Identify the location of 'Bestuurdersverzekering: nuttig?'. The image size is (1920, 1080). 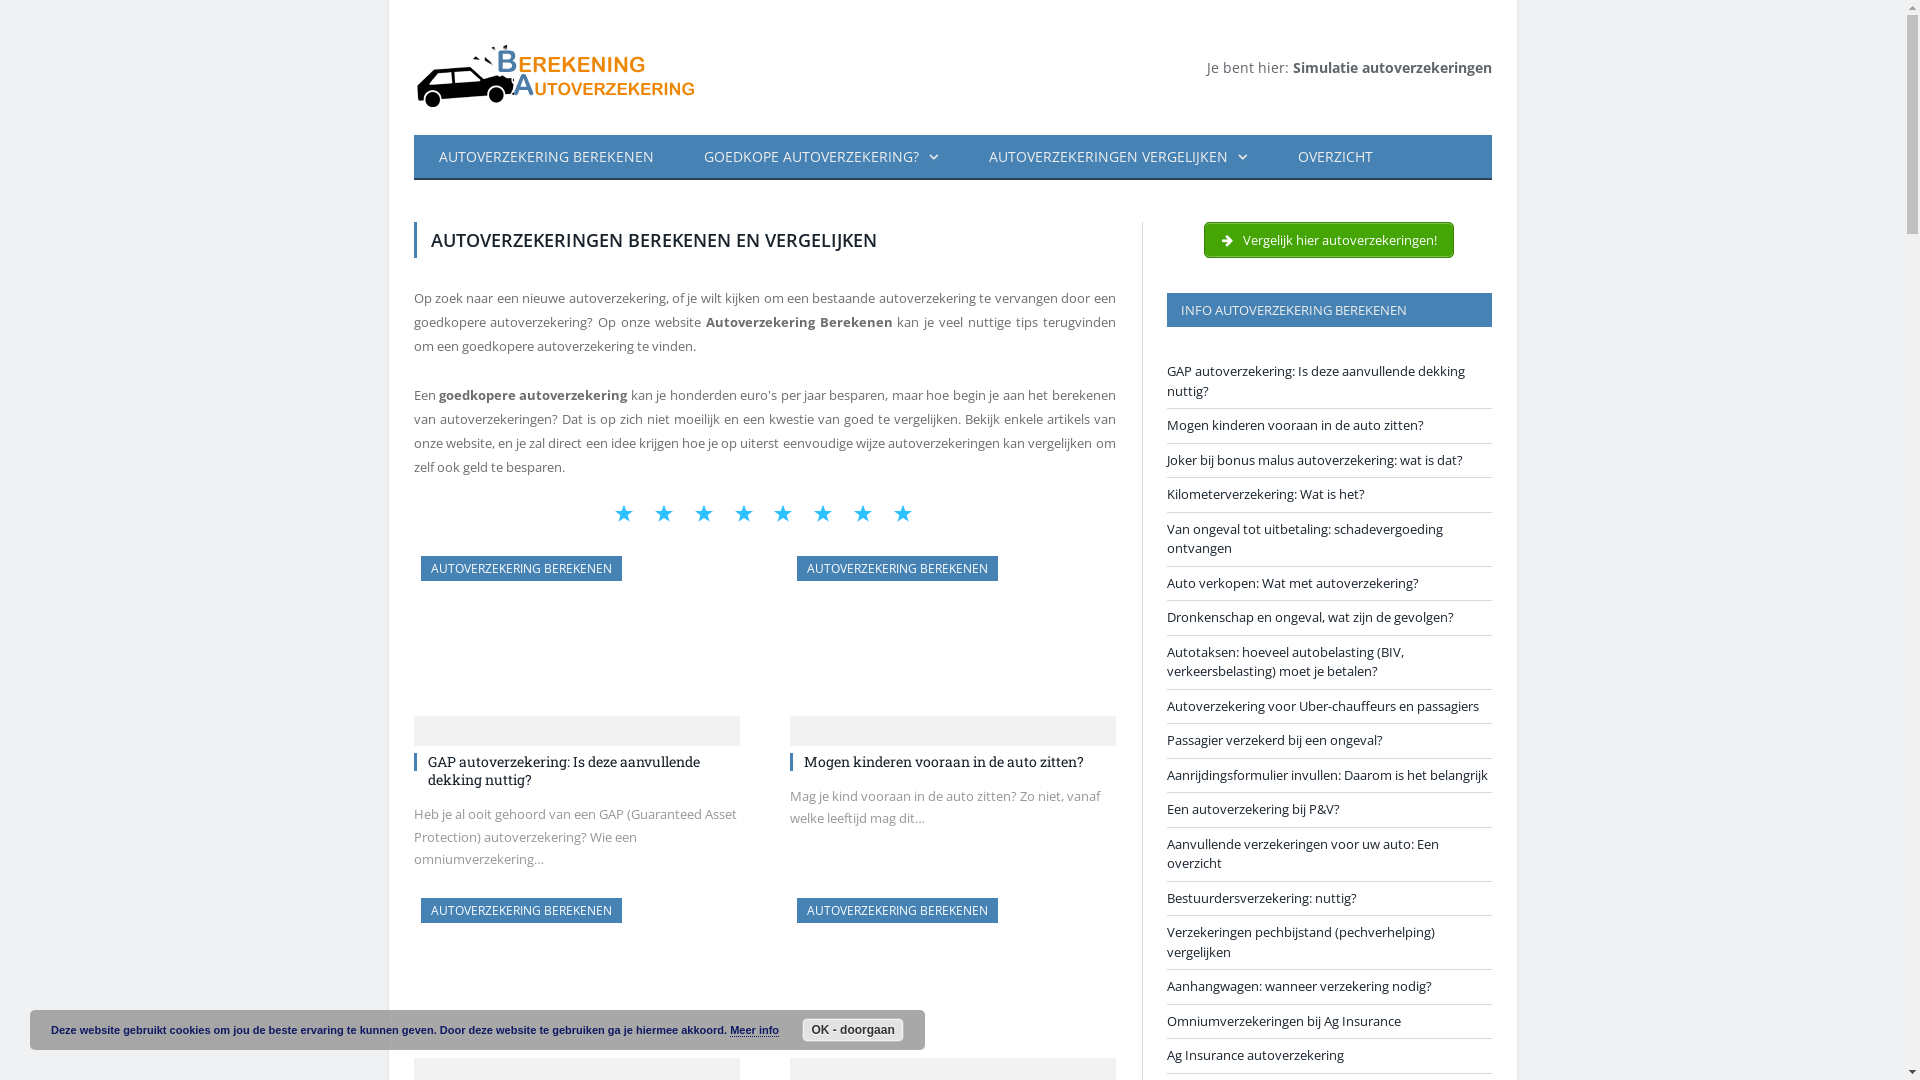
(1260, 896).